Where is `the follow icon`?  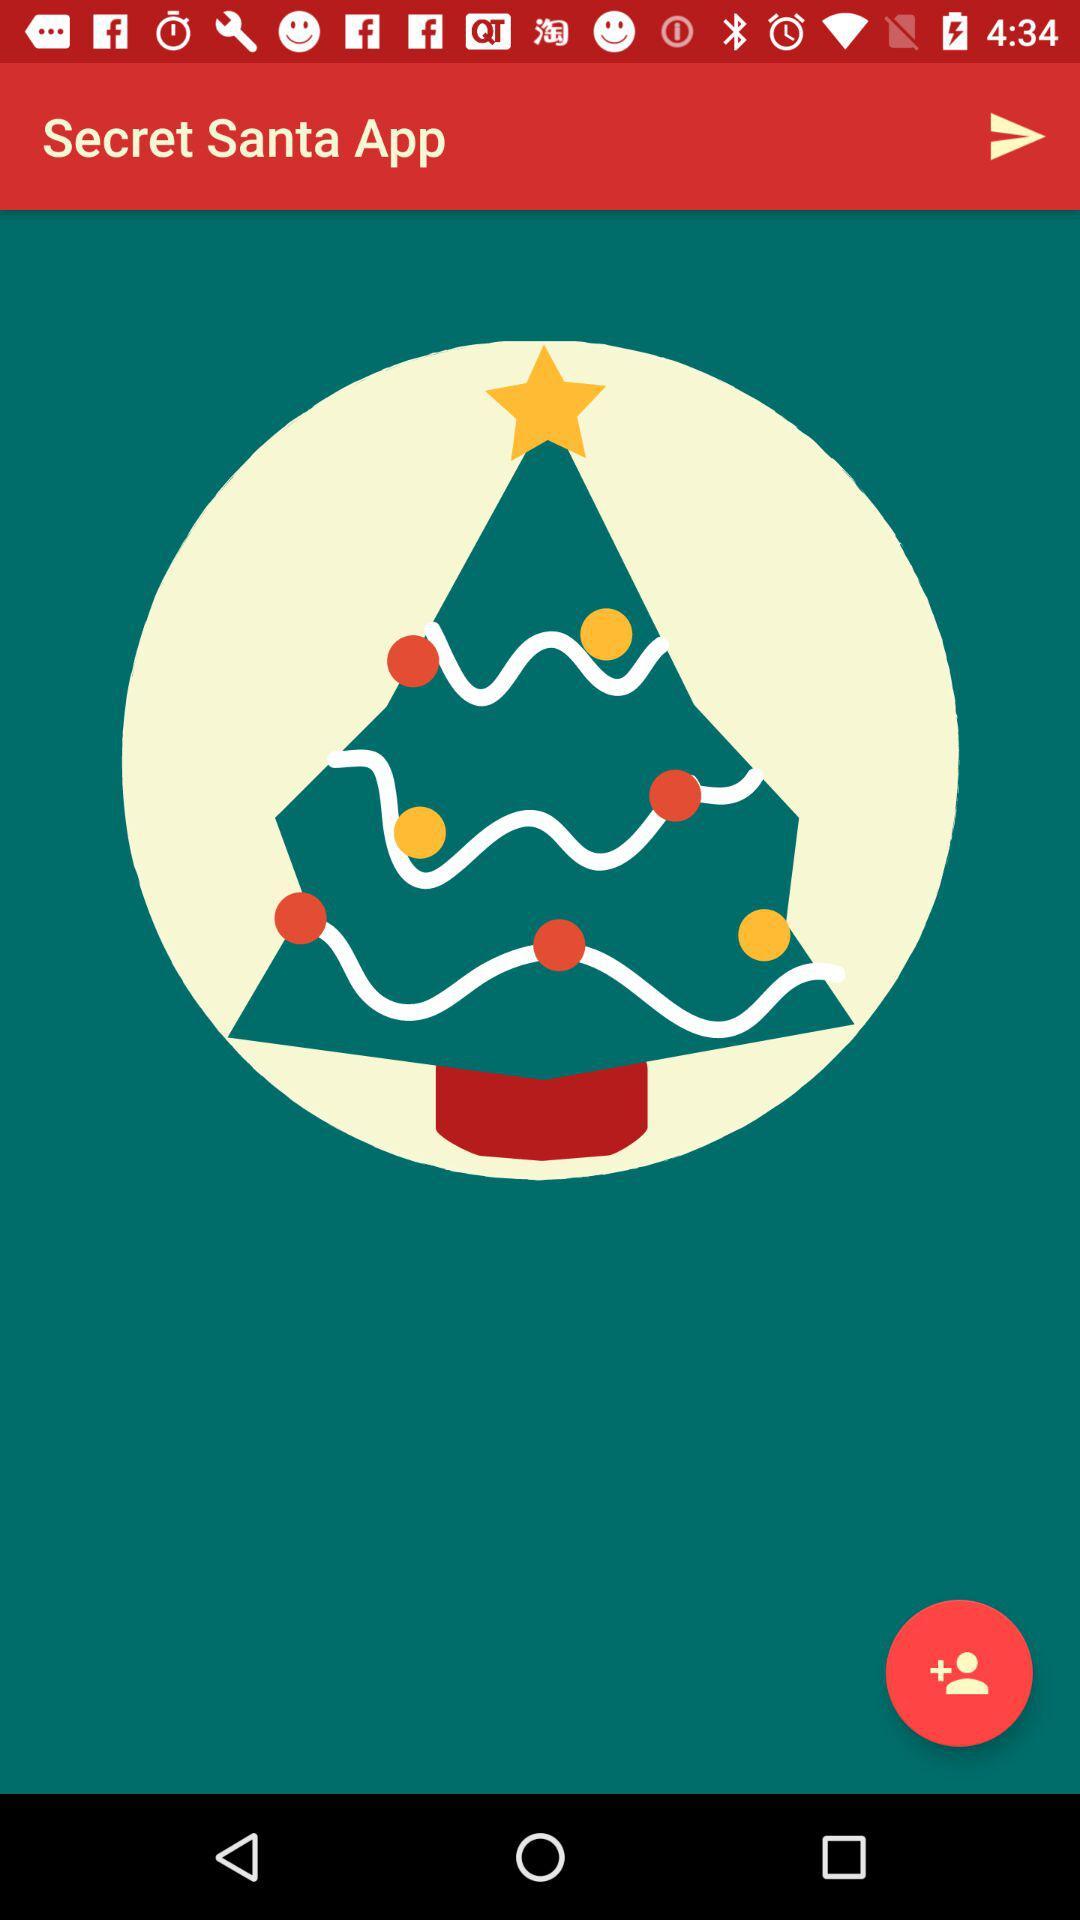 the follow icon is located at coordinates (958, 1673).